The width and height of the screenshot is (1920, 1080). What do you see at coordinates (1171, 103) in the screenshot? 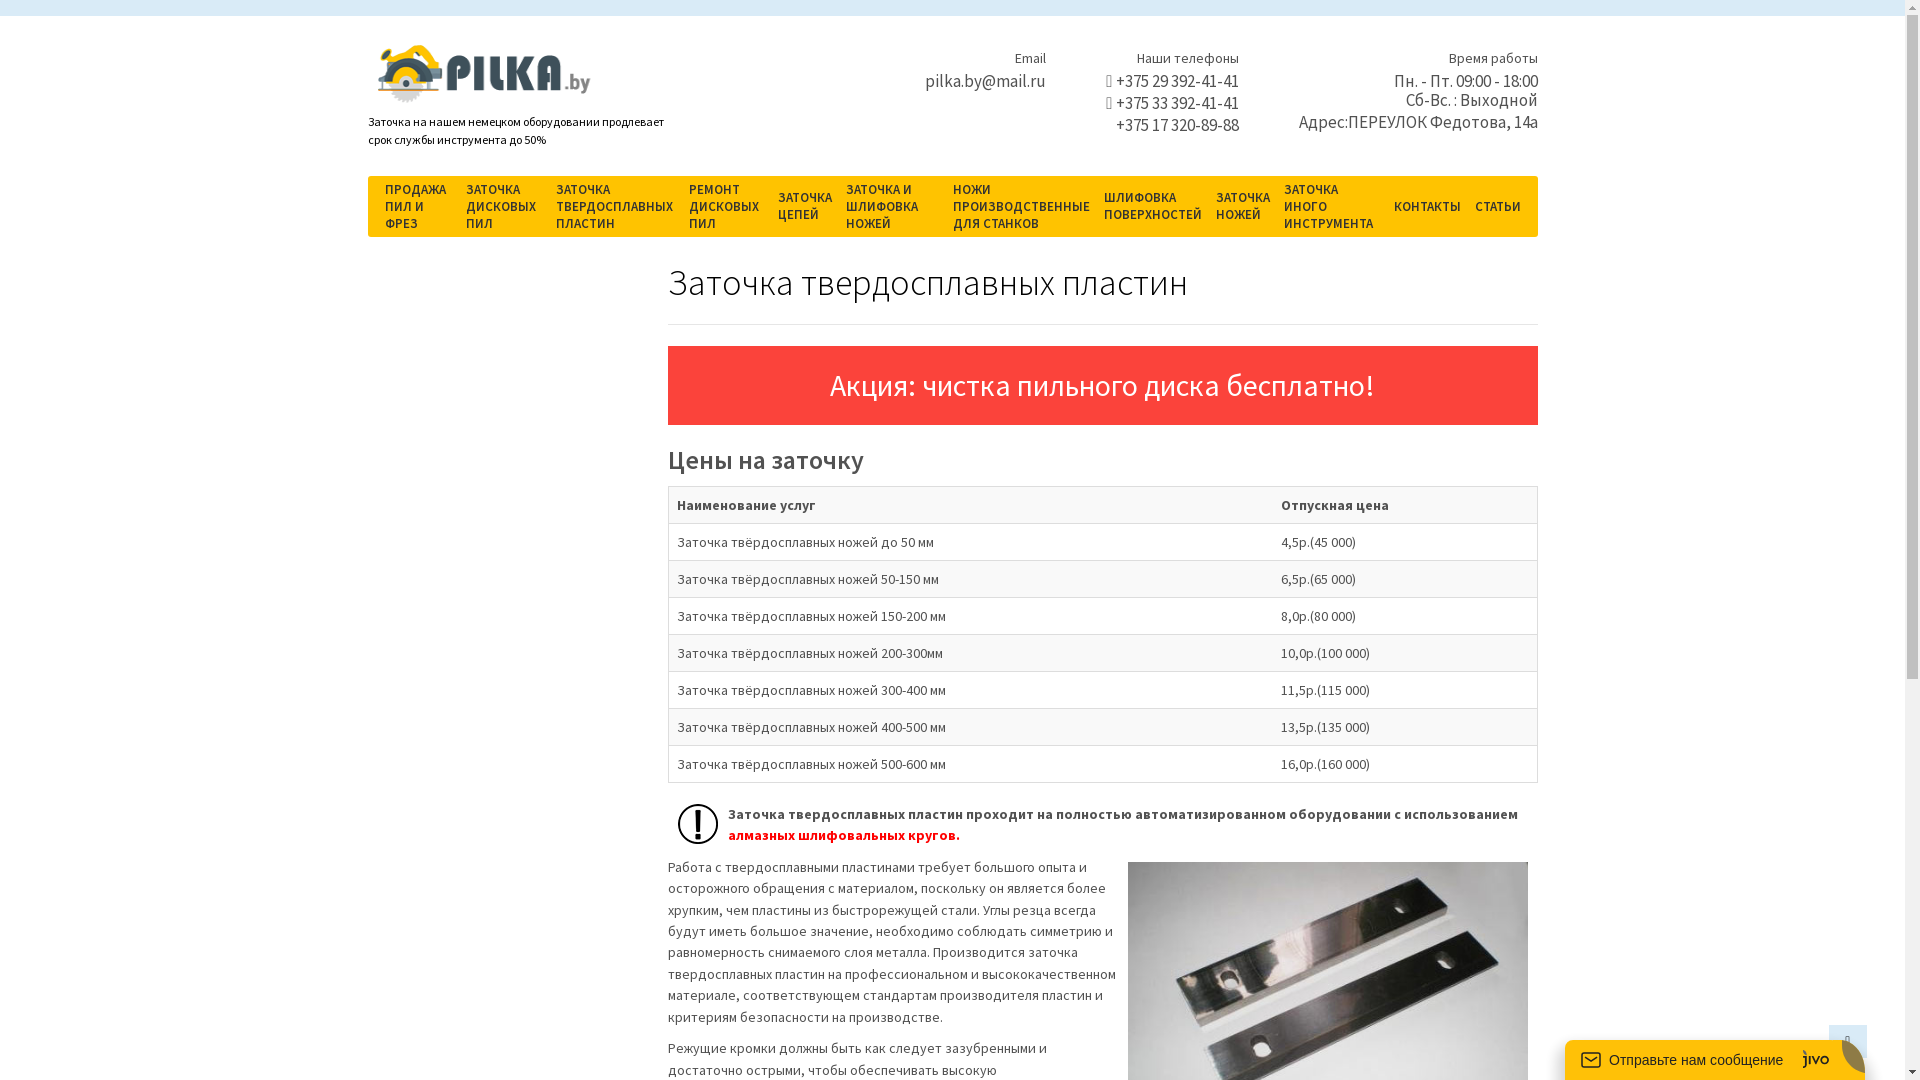
I see `'+375 33 392-41-41'` at bounding box center [1171, 103].